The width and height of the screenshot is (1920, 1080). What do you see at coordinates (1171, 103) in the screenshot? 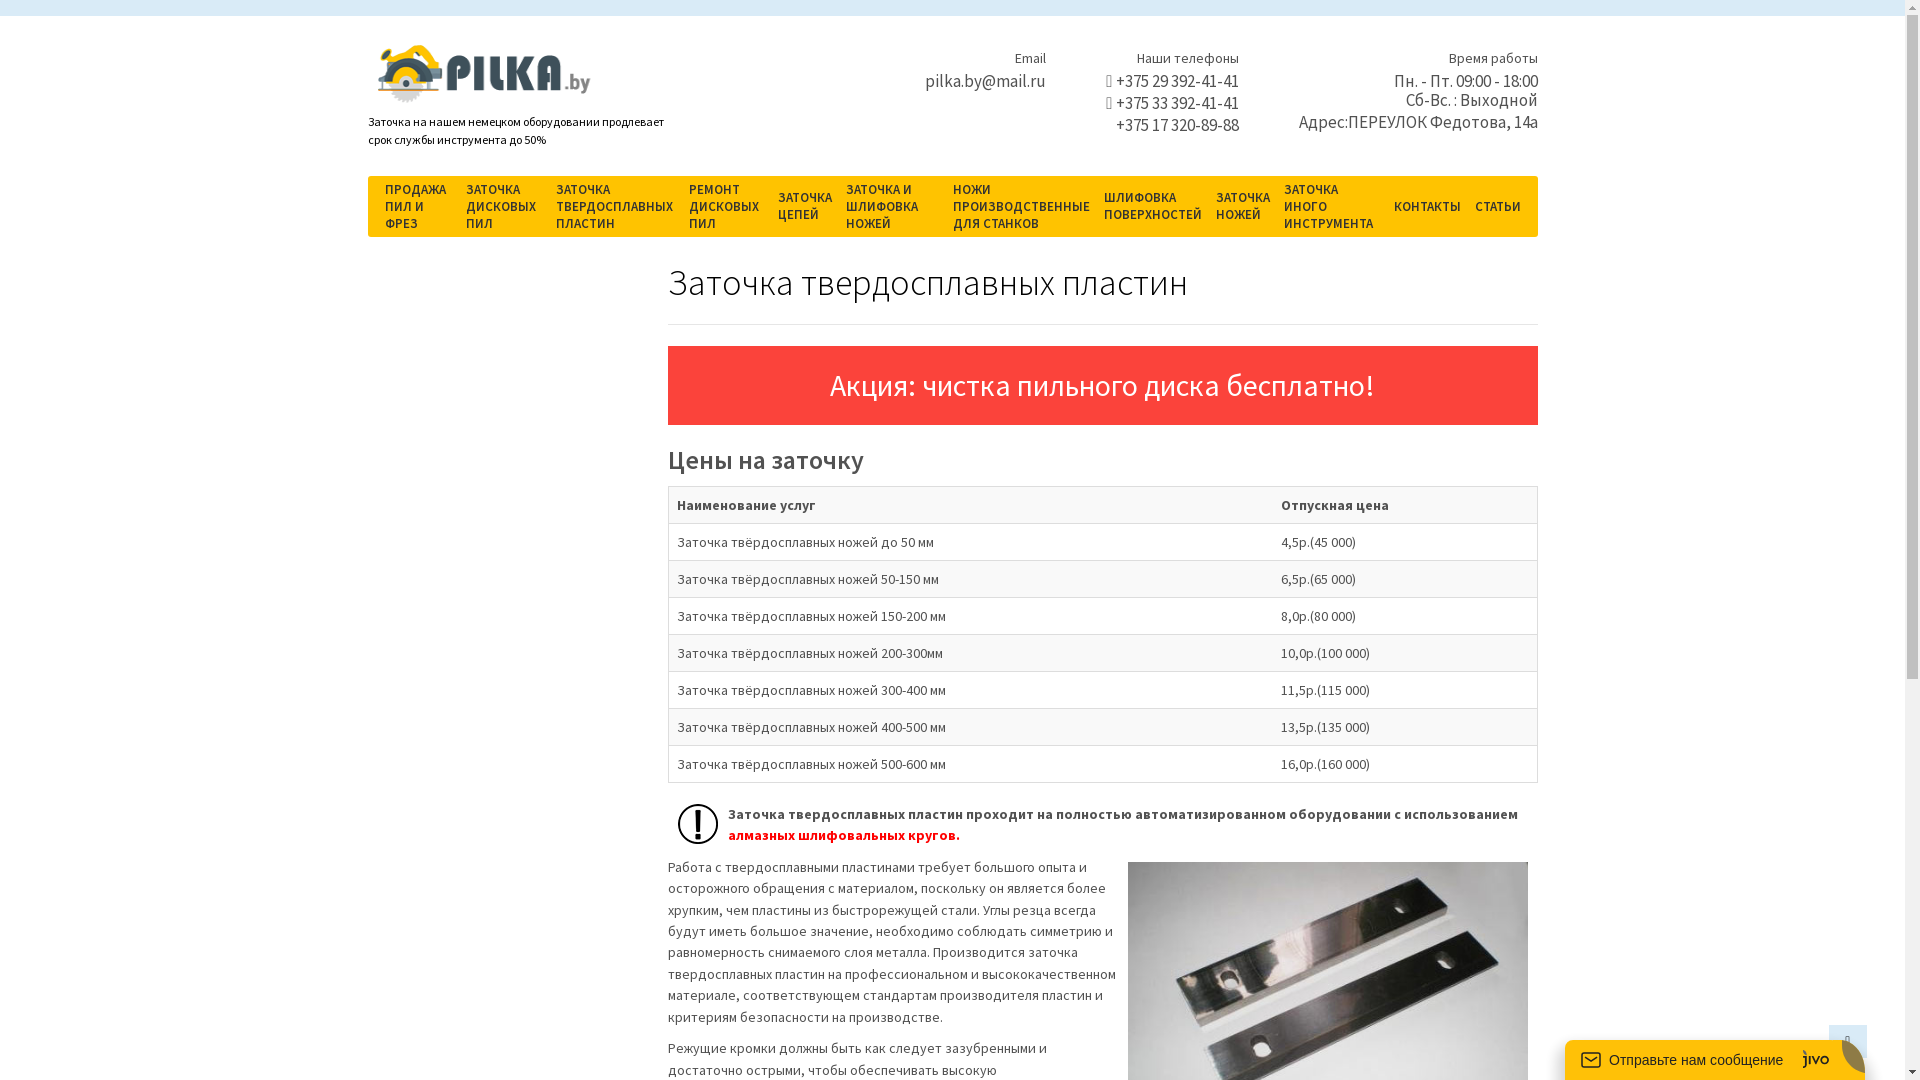
I see `'+375 33 392-41-41'` at bounding box center [1171, 103].